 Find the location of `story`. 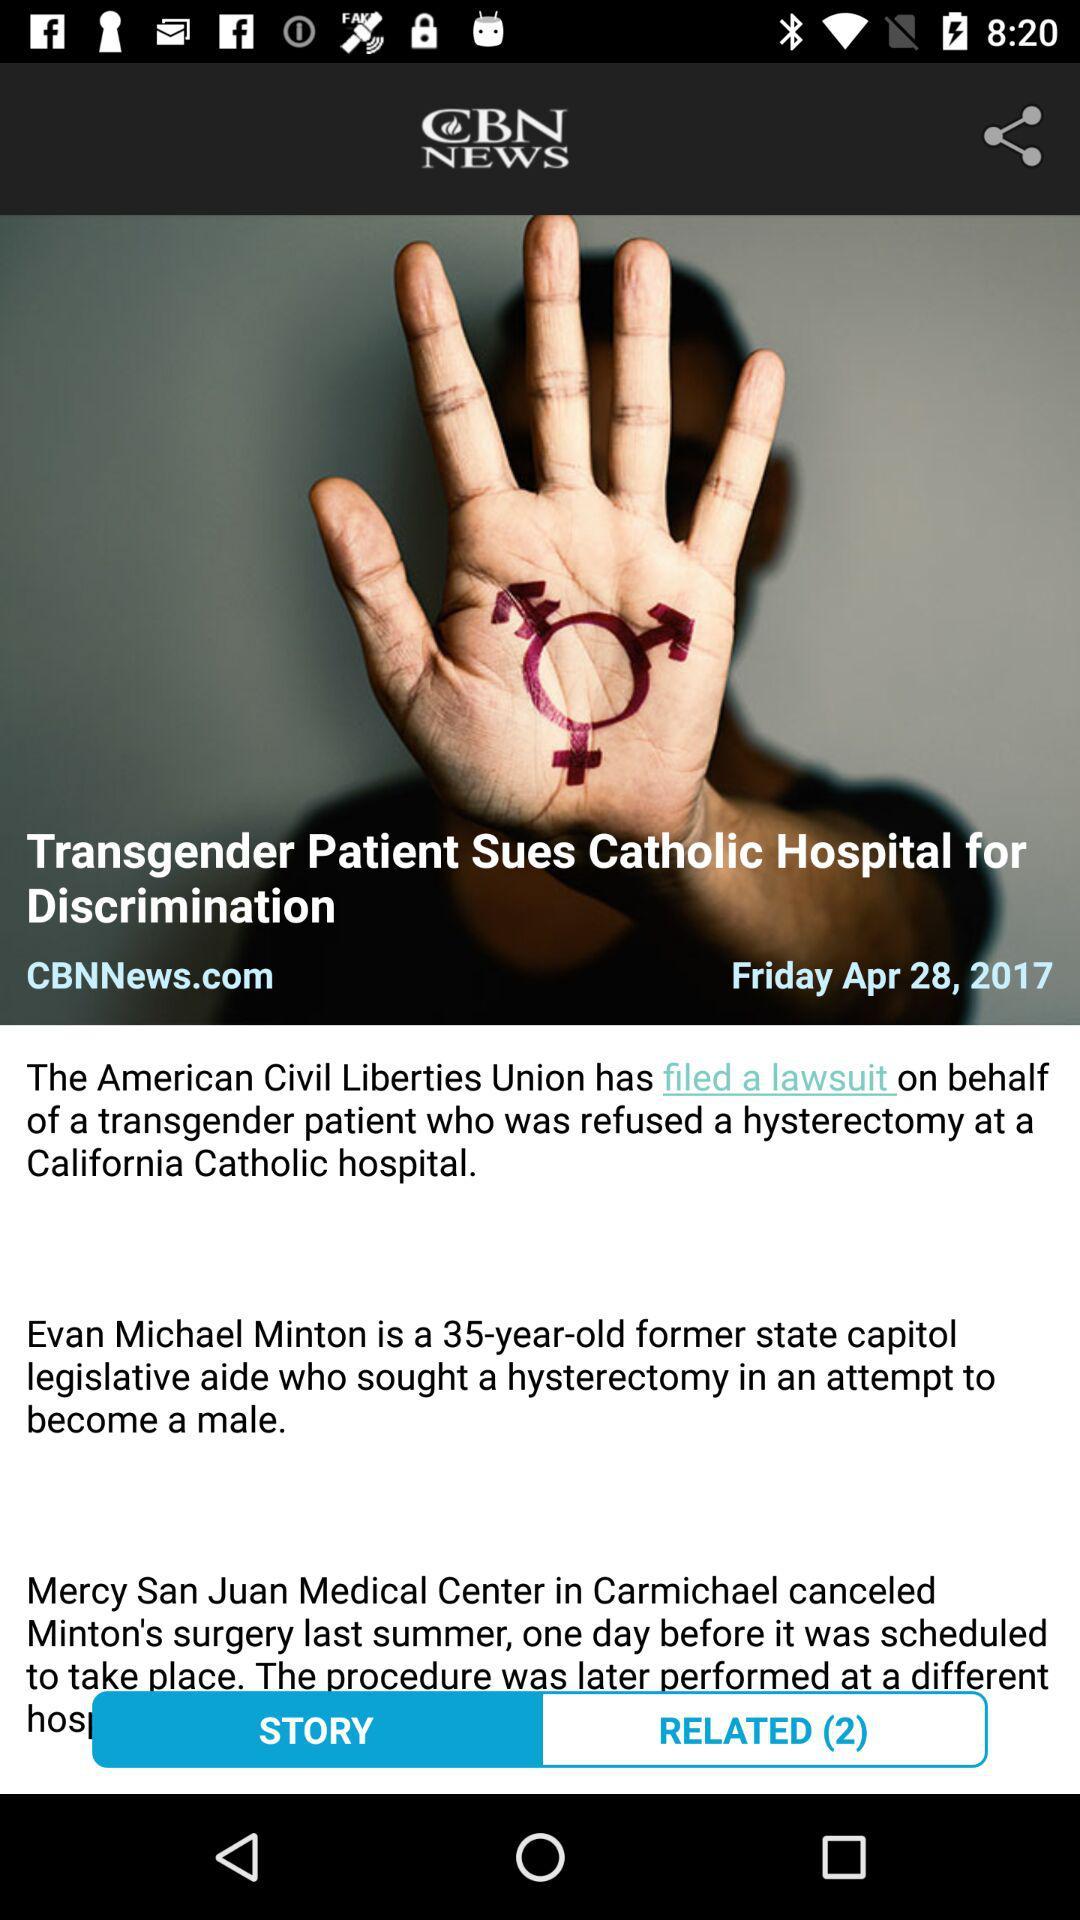

story is located at coordinates (315, 1728).